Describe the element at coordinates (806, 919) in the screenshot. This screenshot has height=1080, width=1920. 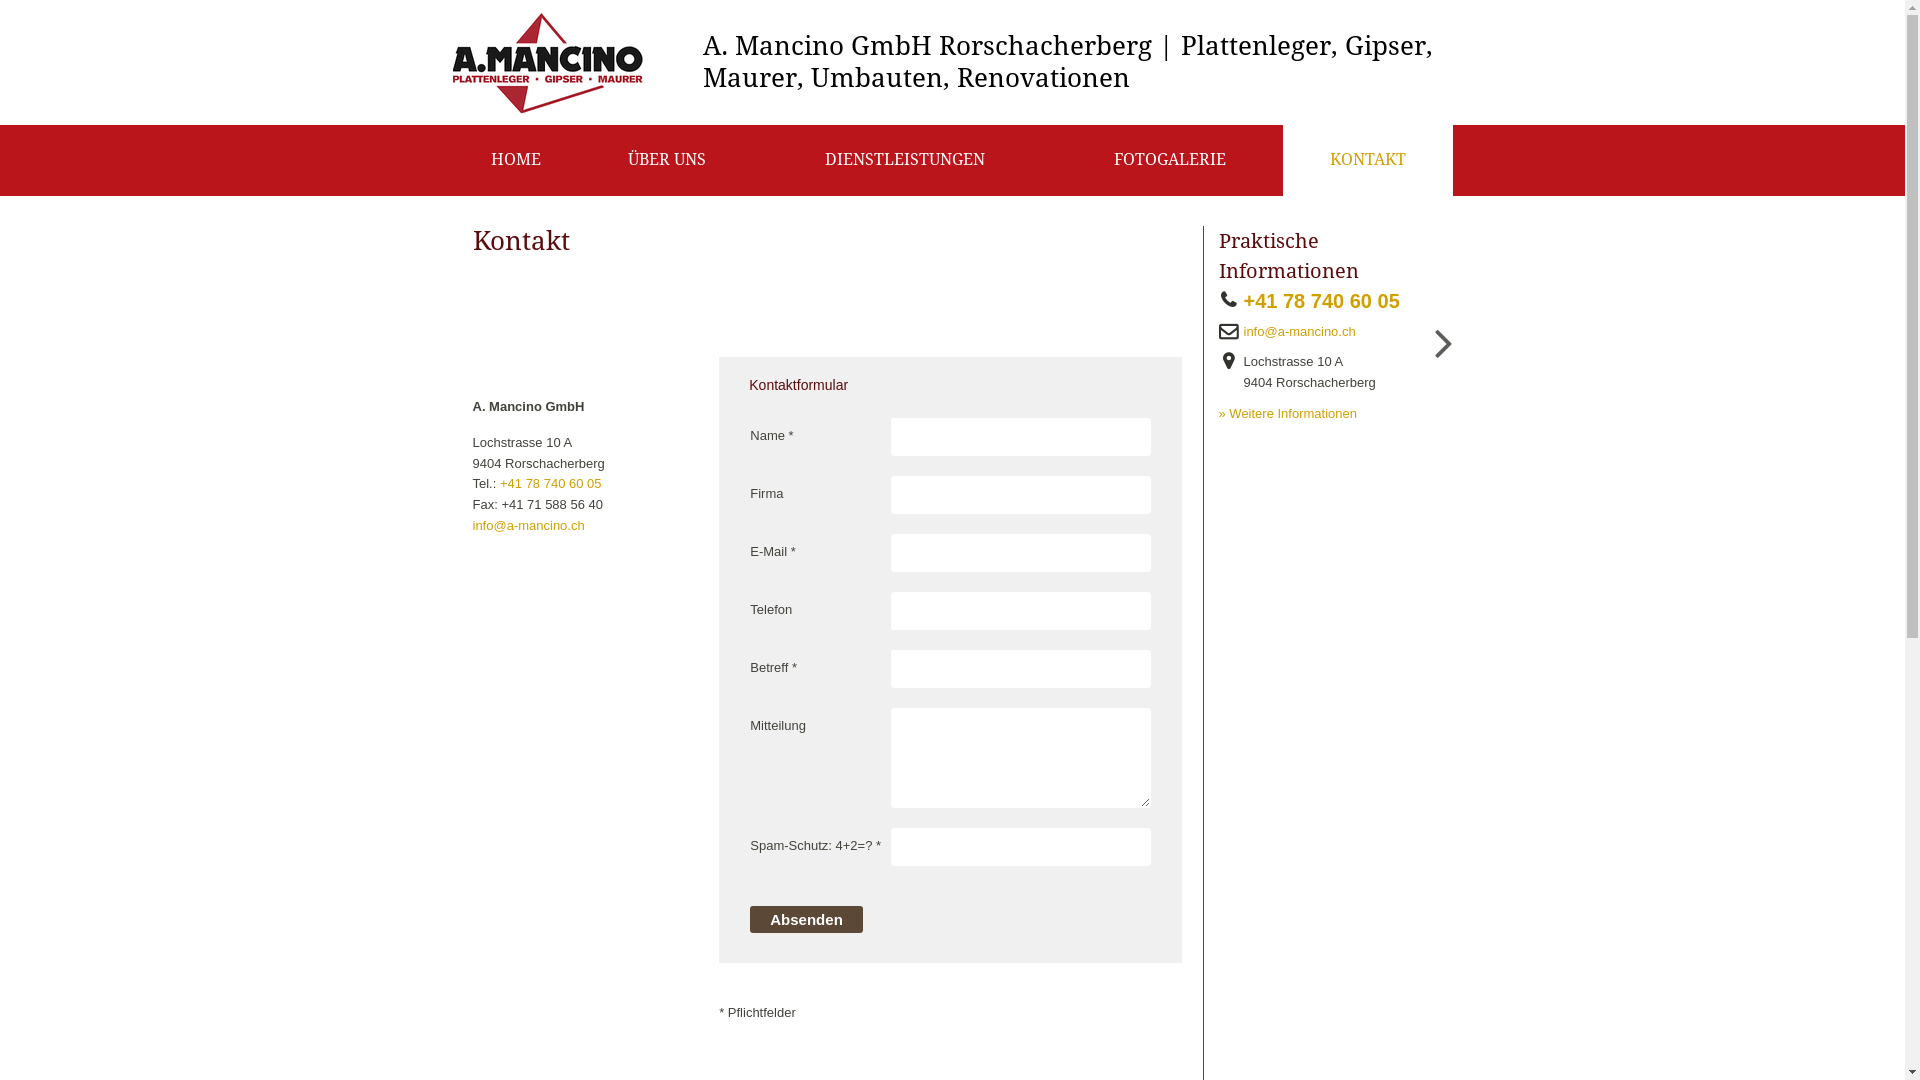
I see `'Absenden'` at that location.